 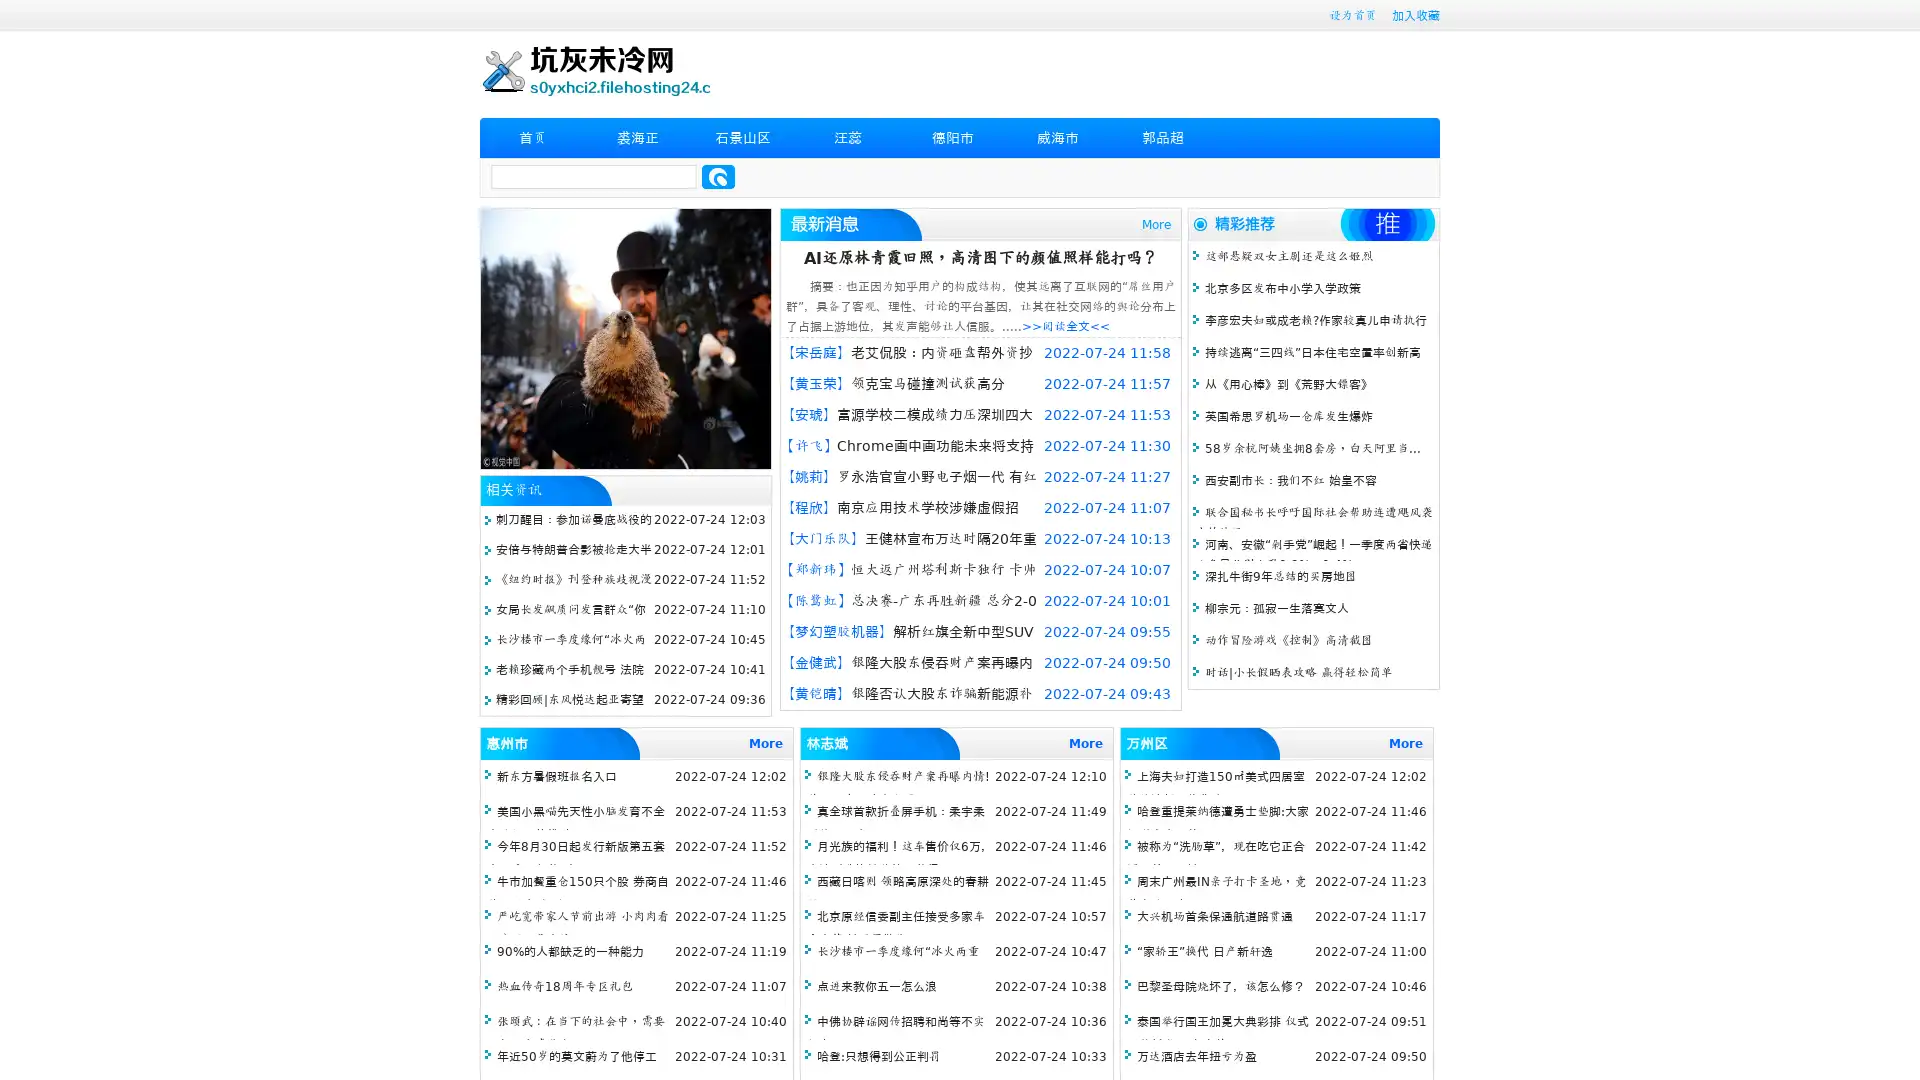 What do you see at coordinates (718, 176) in the screenshot?
I see `Search` at bounding box center [718, 176].